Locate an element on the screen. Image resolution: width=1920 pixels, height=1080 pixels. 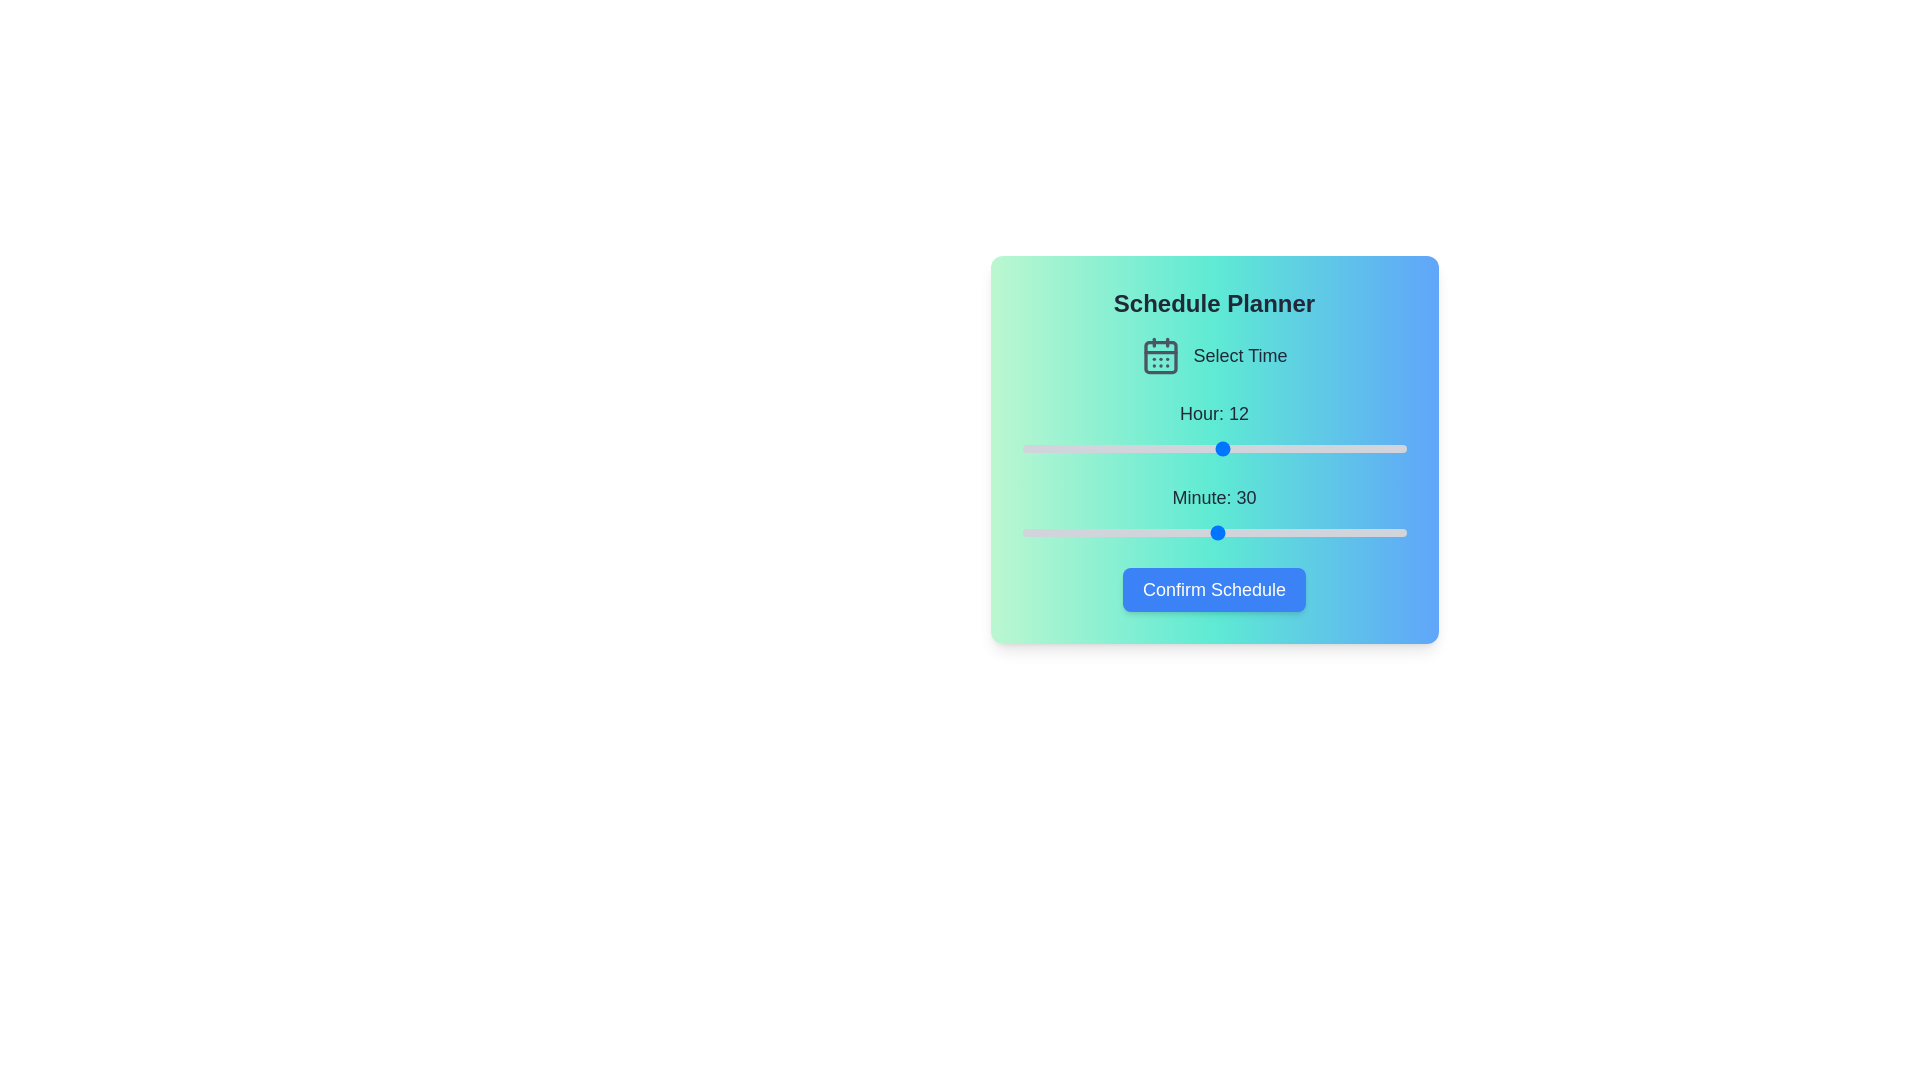
the minute slider to 13 value is located at coordinates (1106, 531).